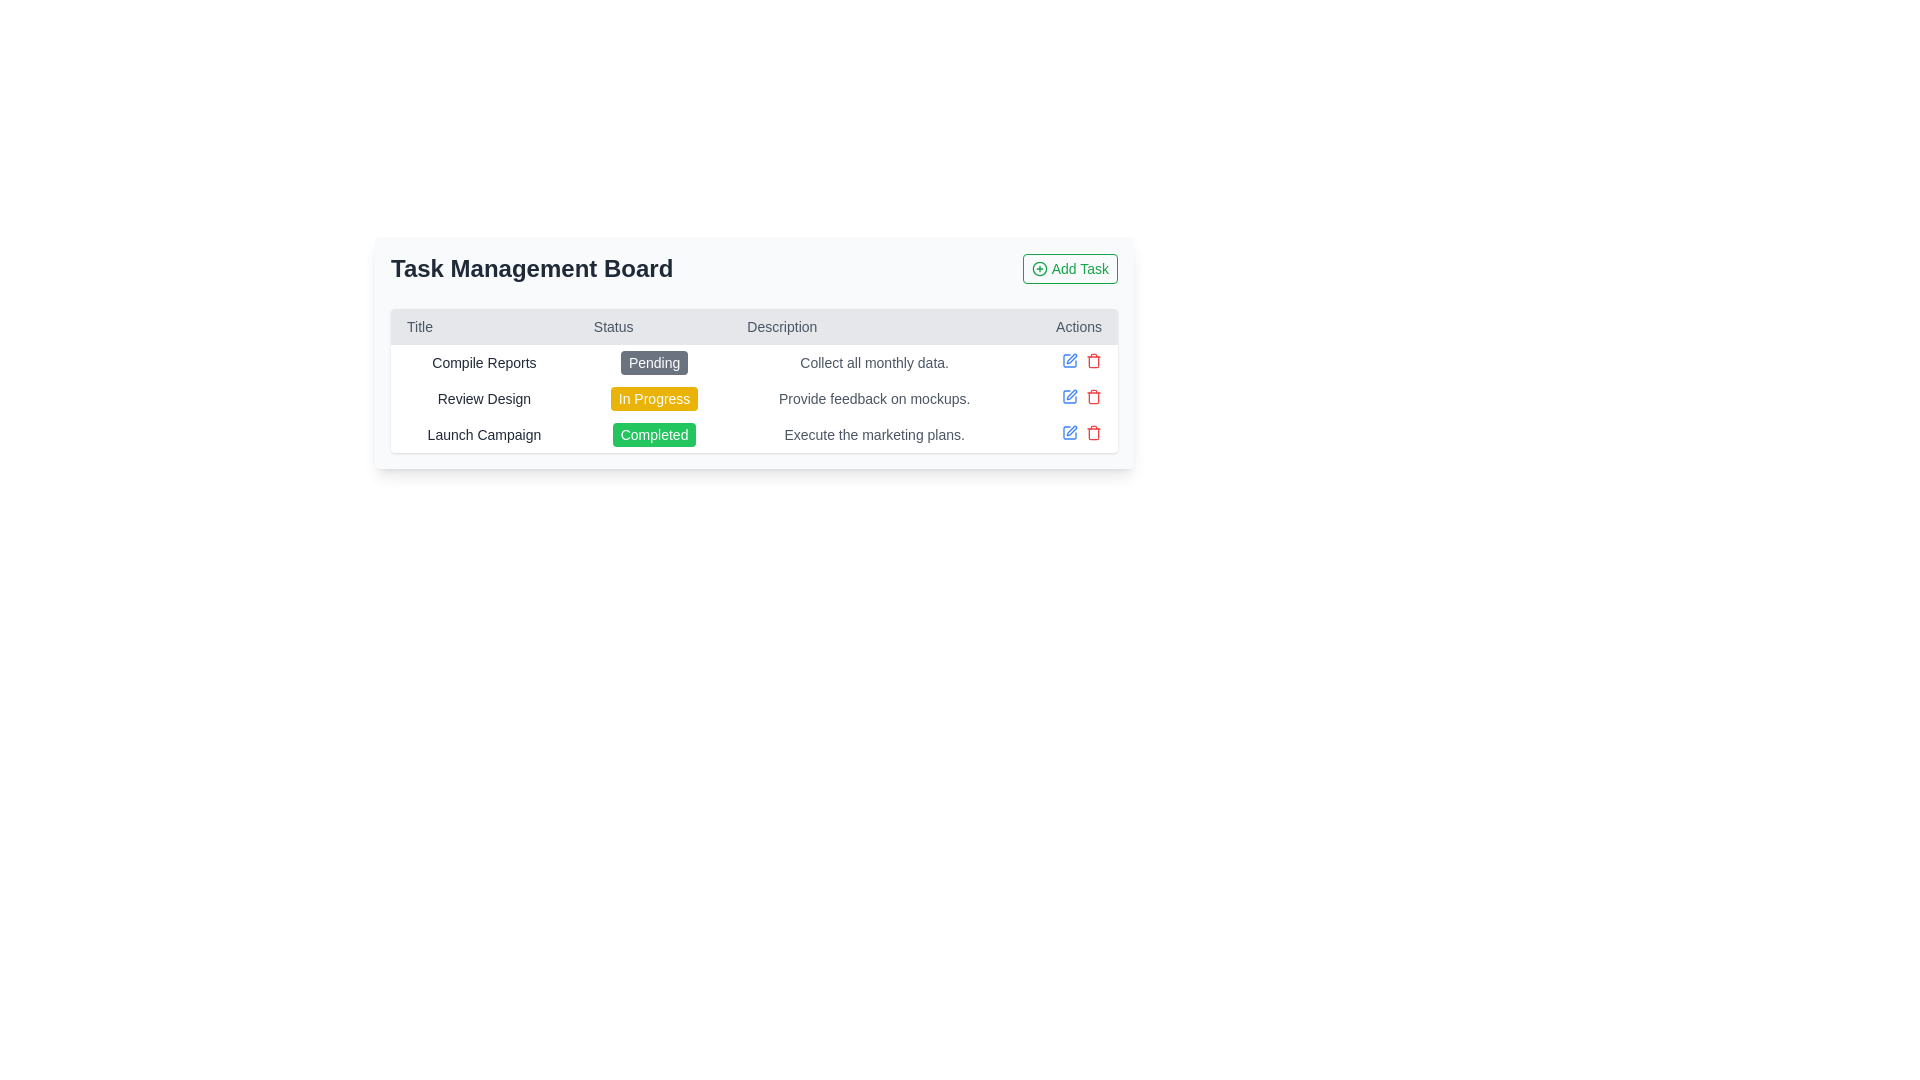  What do you see at coordinates (1093, 431) in the screenshot?
I see `the delete button` at bounding box center [1093, 431].